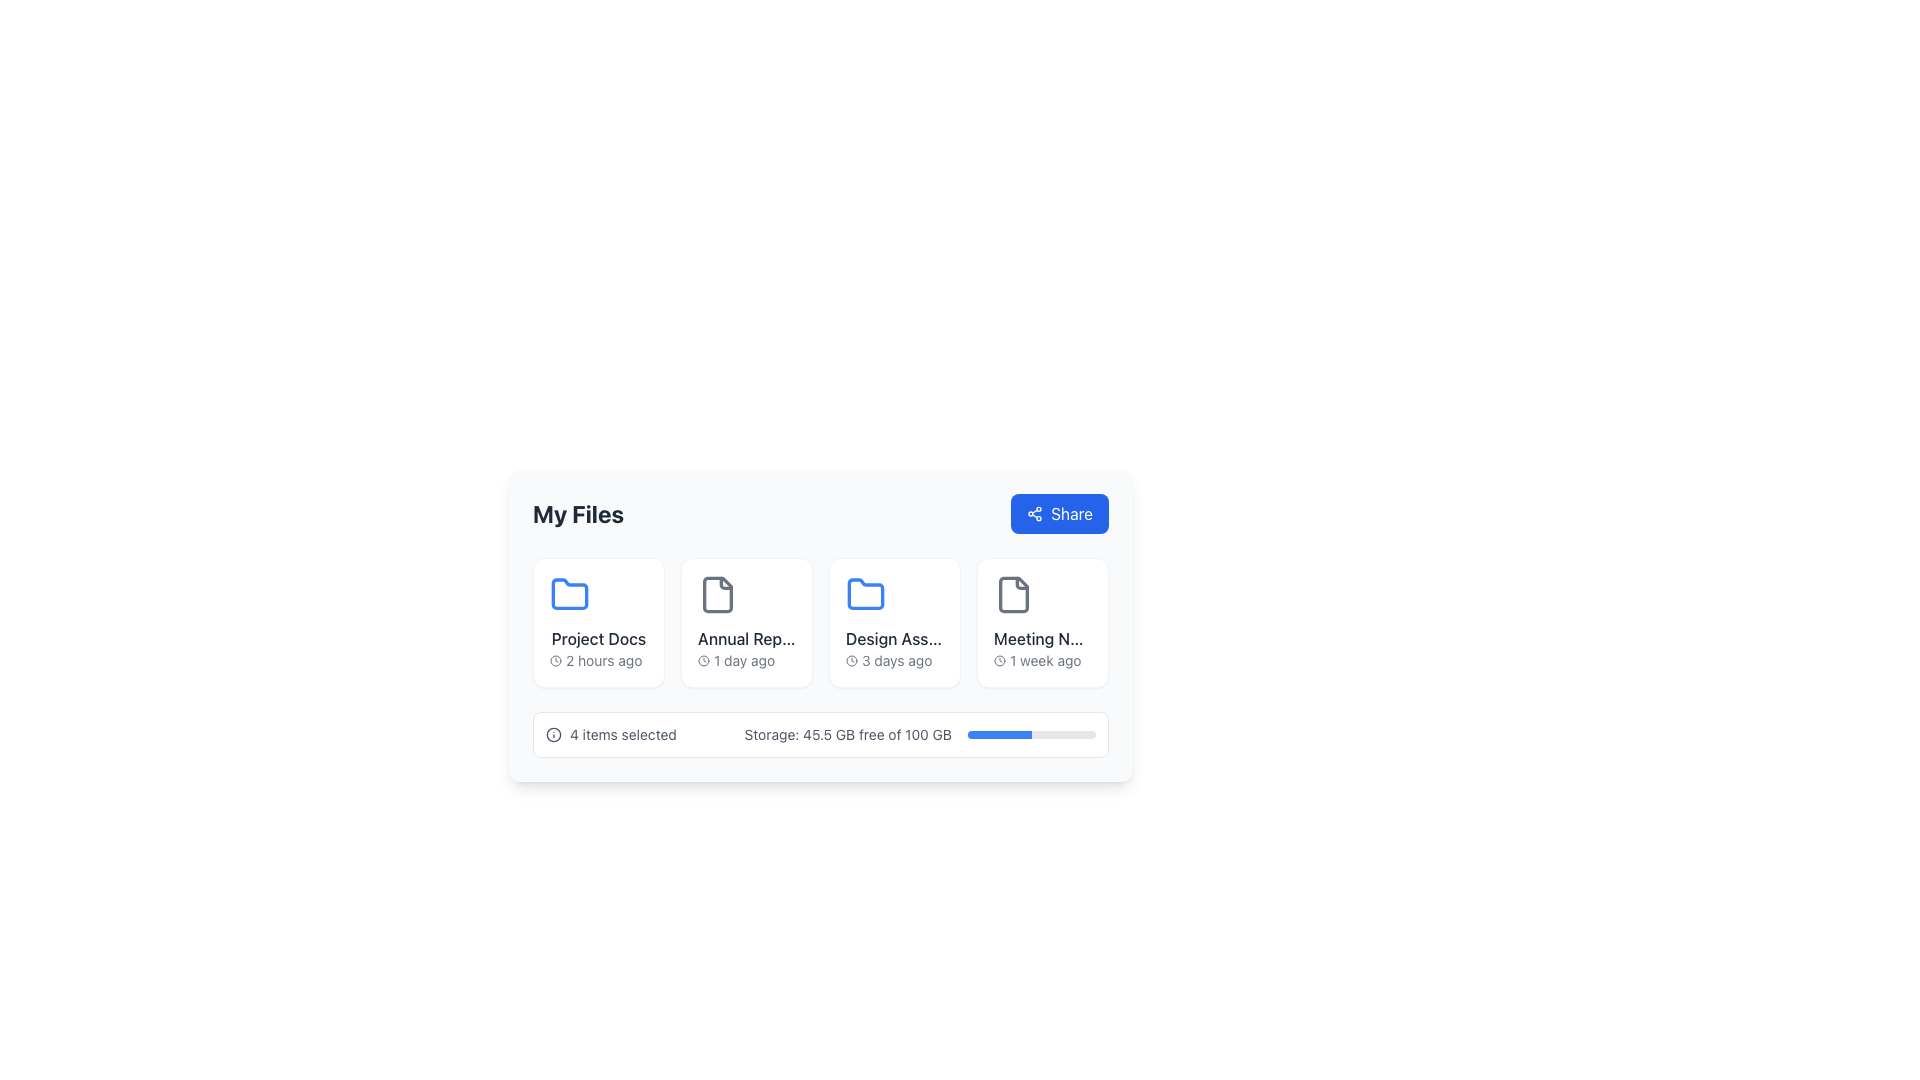 The width and height of the screenshot is (1920, 1080). What do you see at coordinates (553, 735) in the screenshot?
I see `the small circular decorative icon with an outlined 'i' symbol, located to the left of the '4 items selected' text in the 'My Files' section` at bounding box center [553, 735].